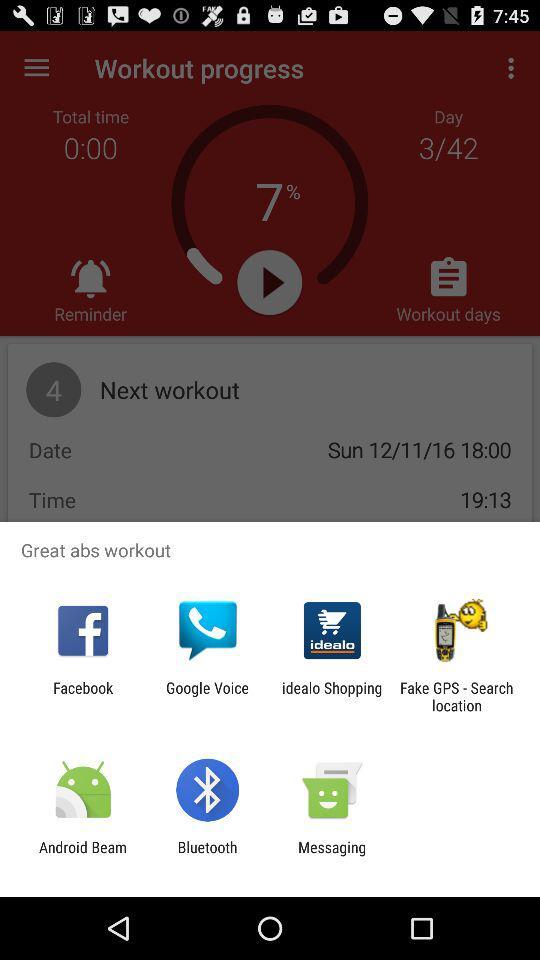 The height and width of the screenshot is (960, 540). Describe the element at coordinates (206, 855) in the screenshot. I see `the icon to the right of android beam app` at that location.